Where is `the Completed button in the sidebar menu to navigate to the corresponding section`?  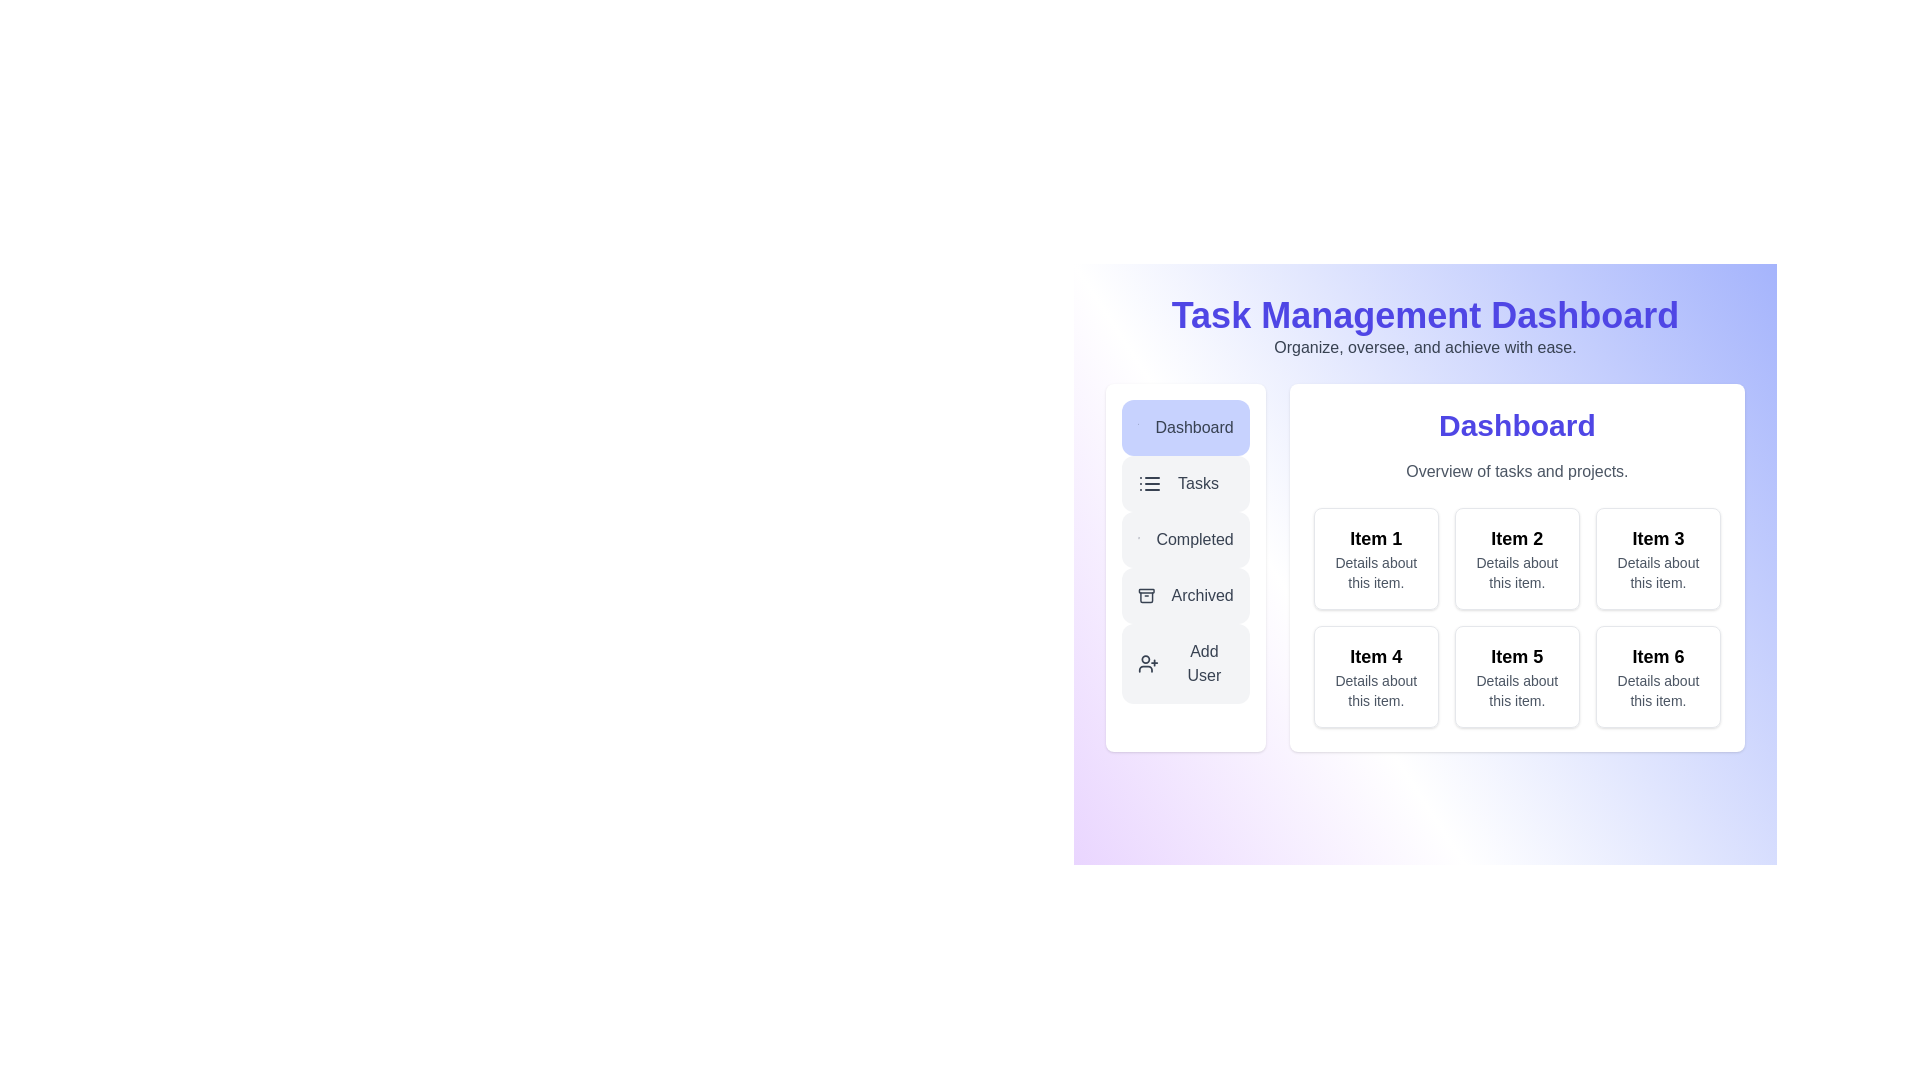
the Completed button in the sidebar menu to navigate to the corresponding section is located at coordinates (1185, 540).